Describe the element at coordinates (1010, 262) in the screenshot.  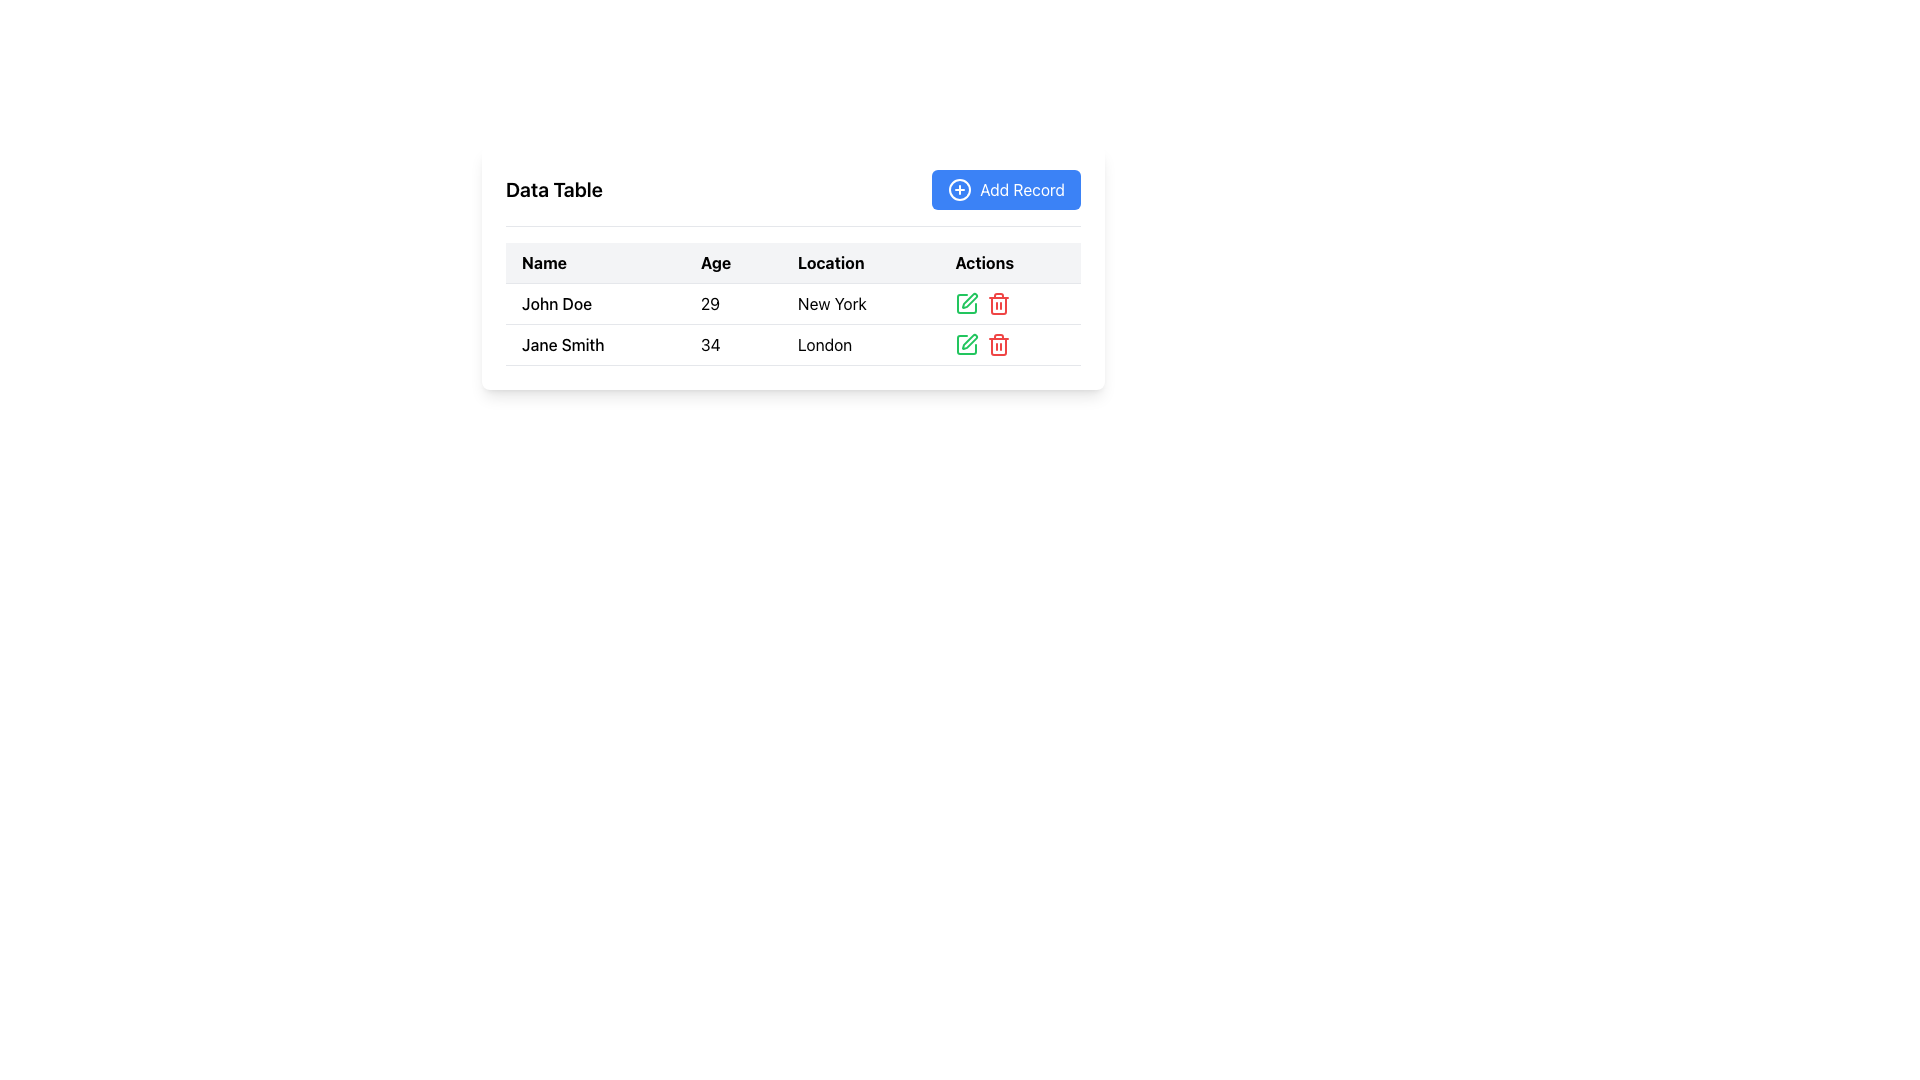
I see `the 'Actions' column header in the table, which is the fourth column header located on the far-right, adjacent to the 'Location' column header` at that location.